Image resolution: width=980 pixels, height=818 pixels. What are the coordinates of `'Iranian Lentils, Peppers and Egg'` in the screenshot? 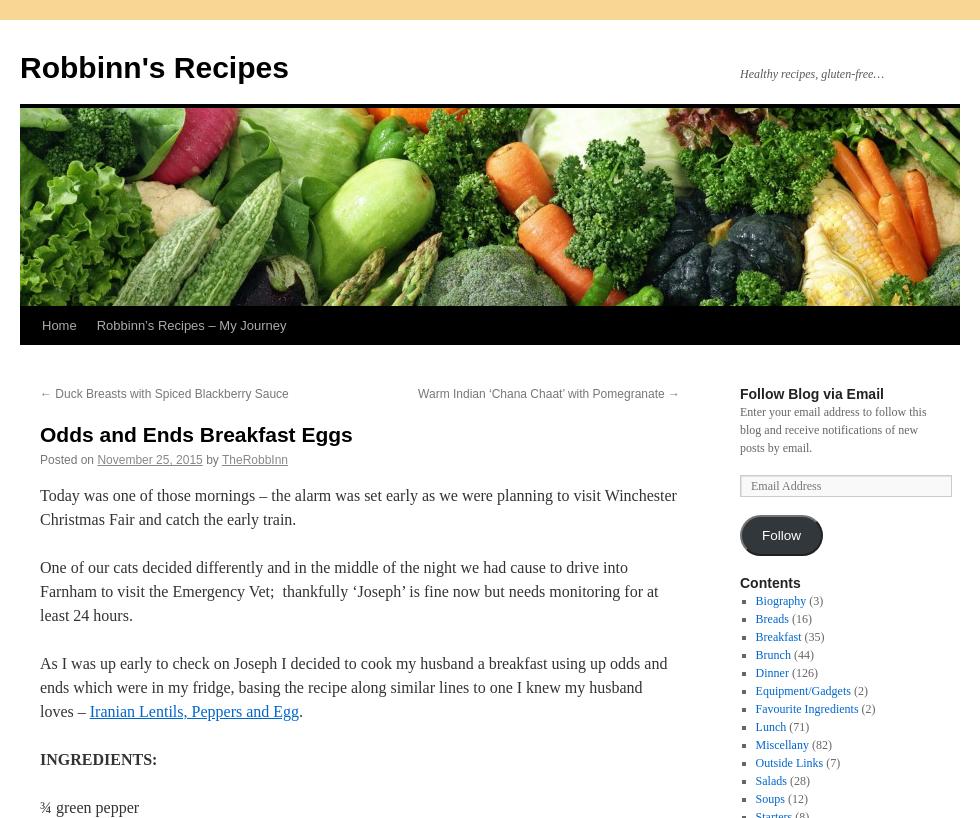 It's located at (194, 710).